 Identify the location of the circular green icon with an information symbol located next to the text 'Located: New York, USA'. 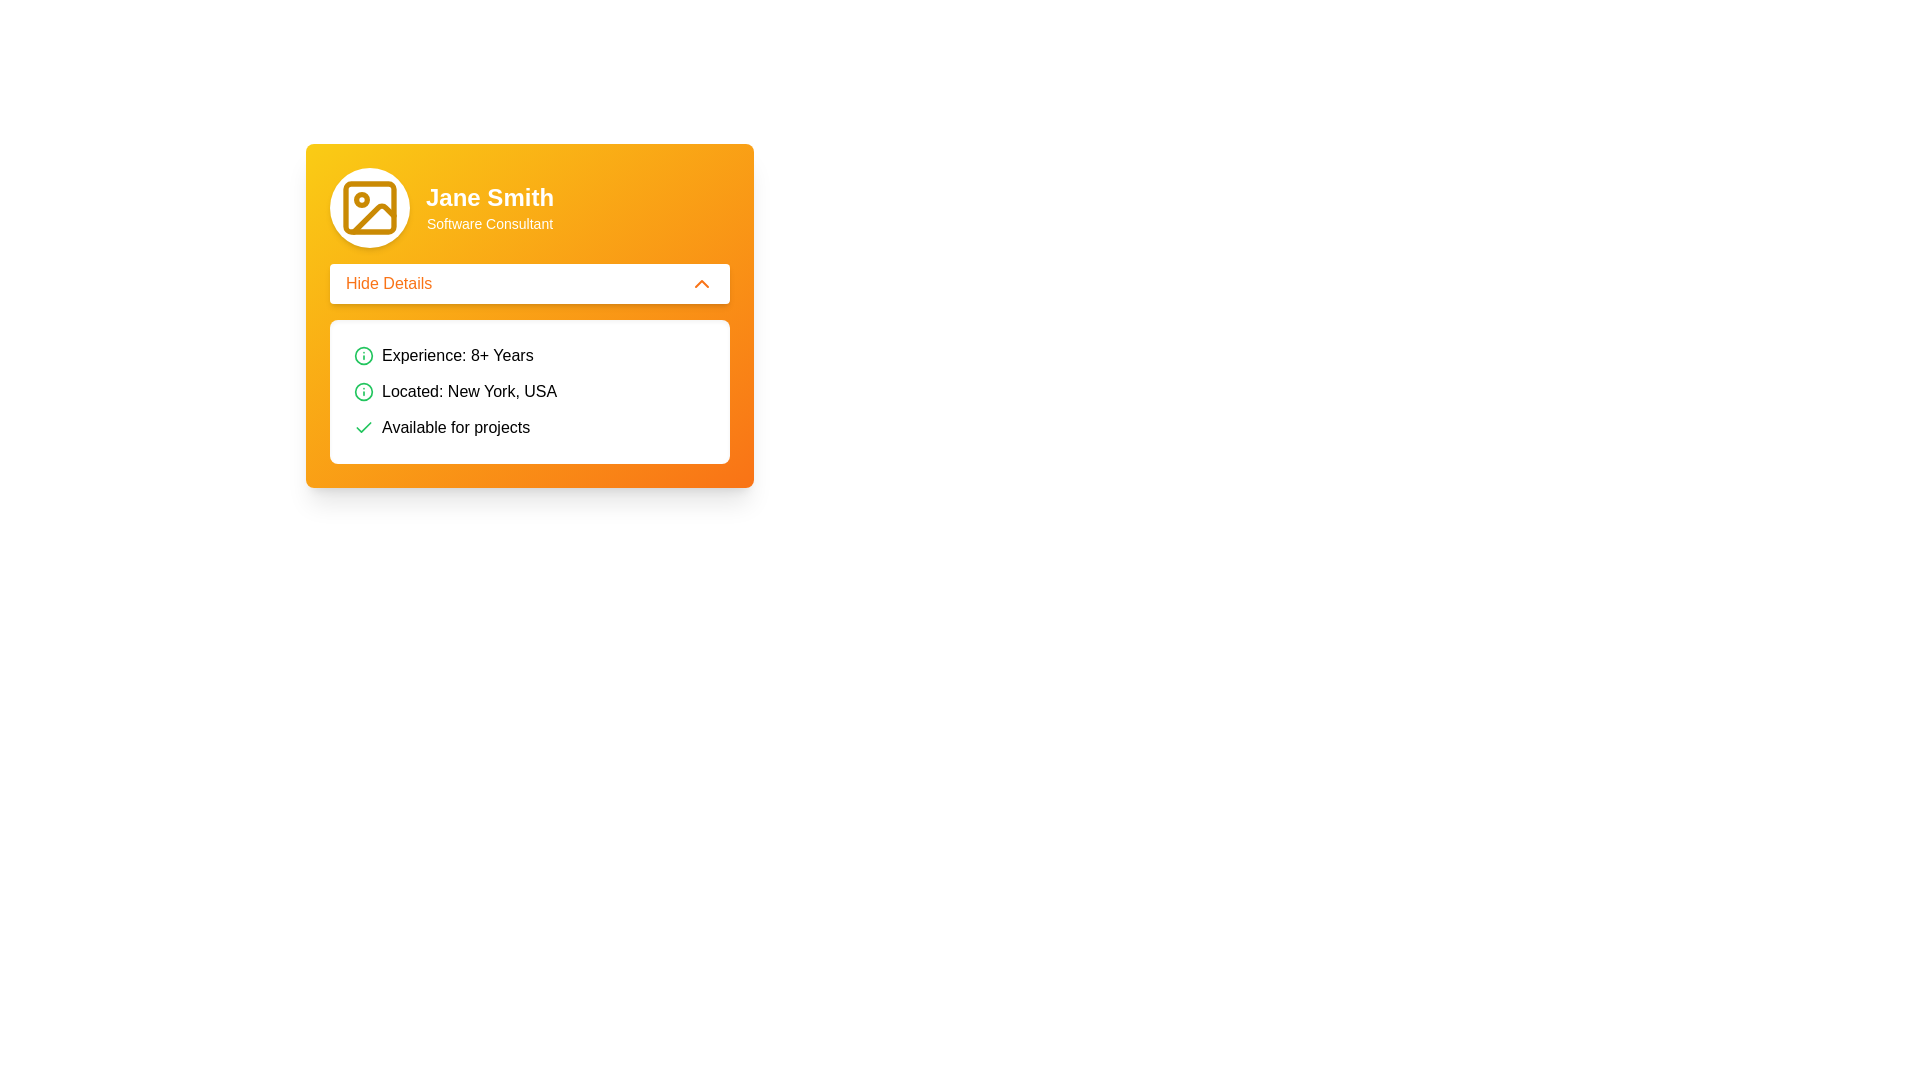
(529, 392).